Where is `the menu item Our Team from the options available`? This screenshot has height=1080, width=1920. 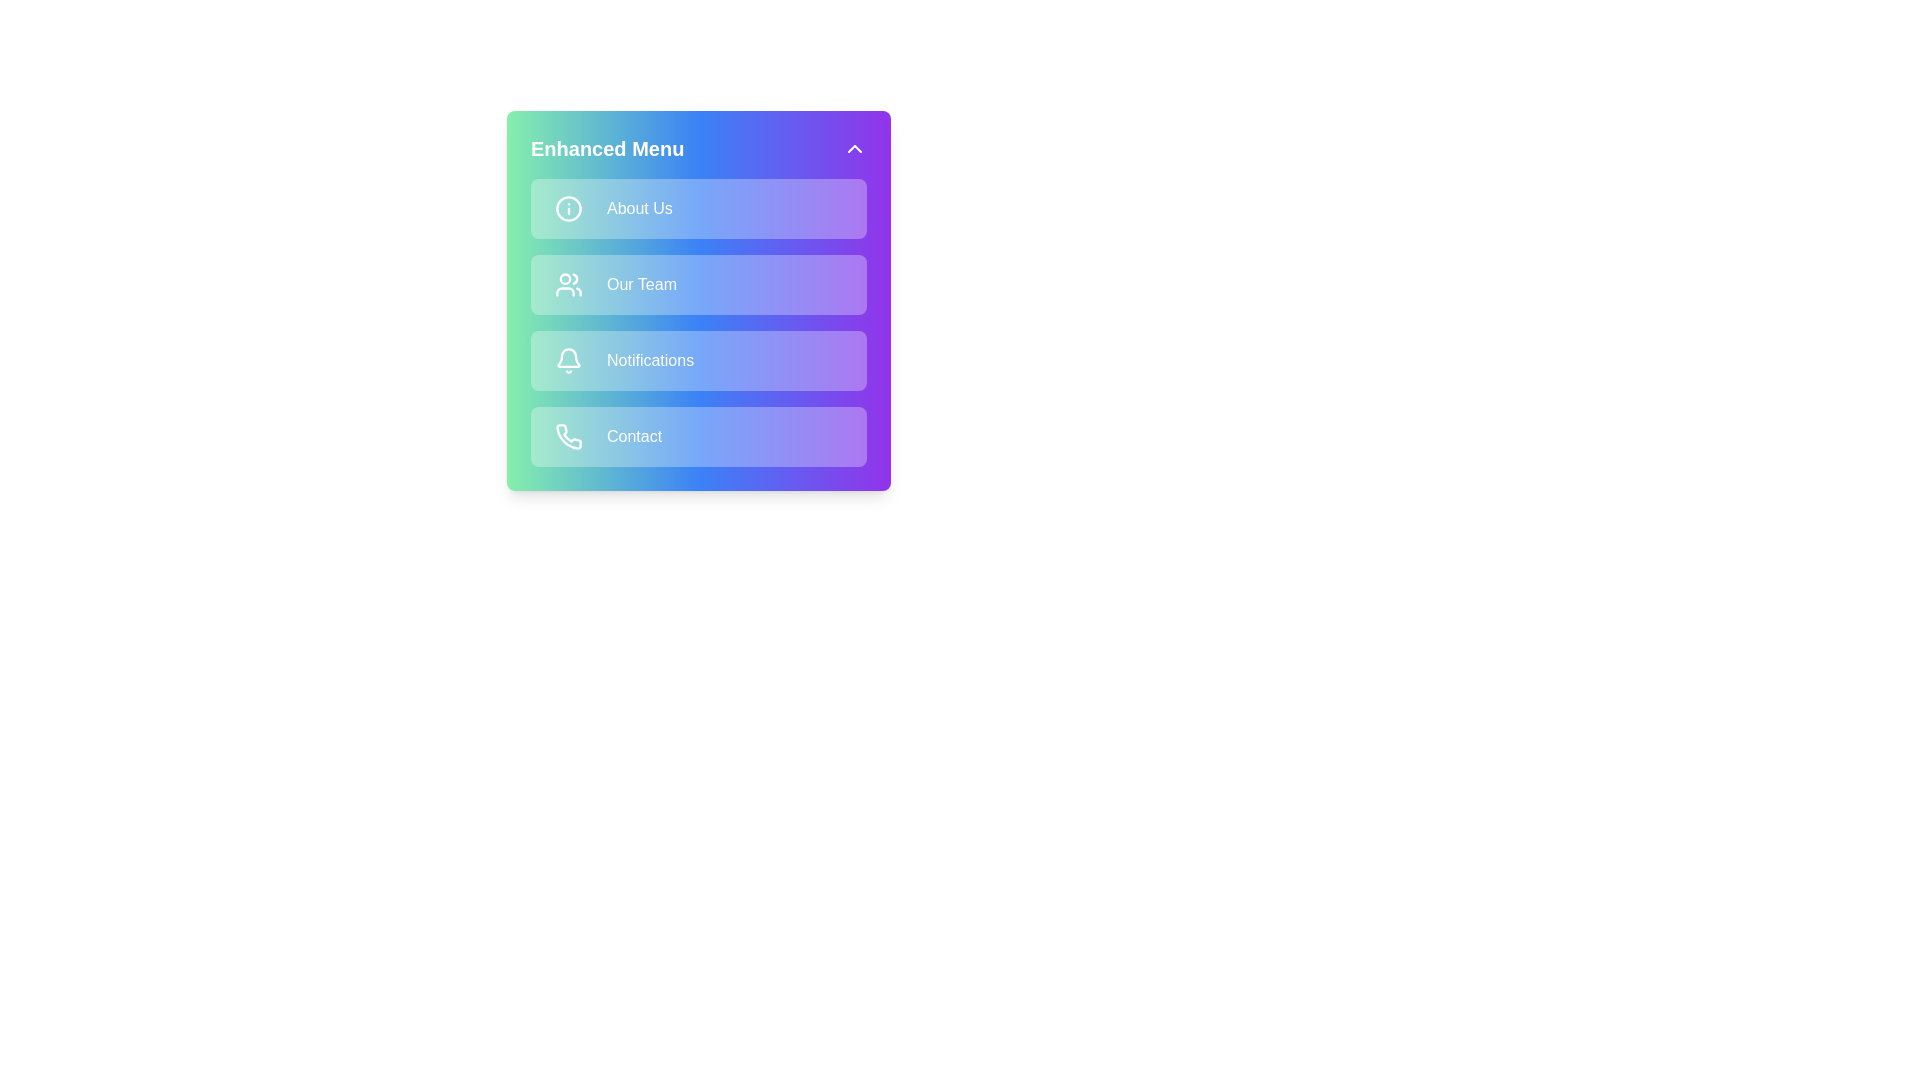
the menu item Our Team from the options available is located at coordinates (699, 285).